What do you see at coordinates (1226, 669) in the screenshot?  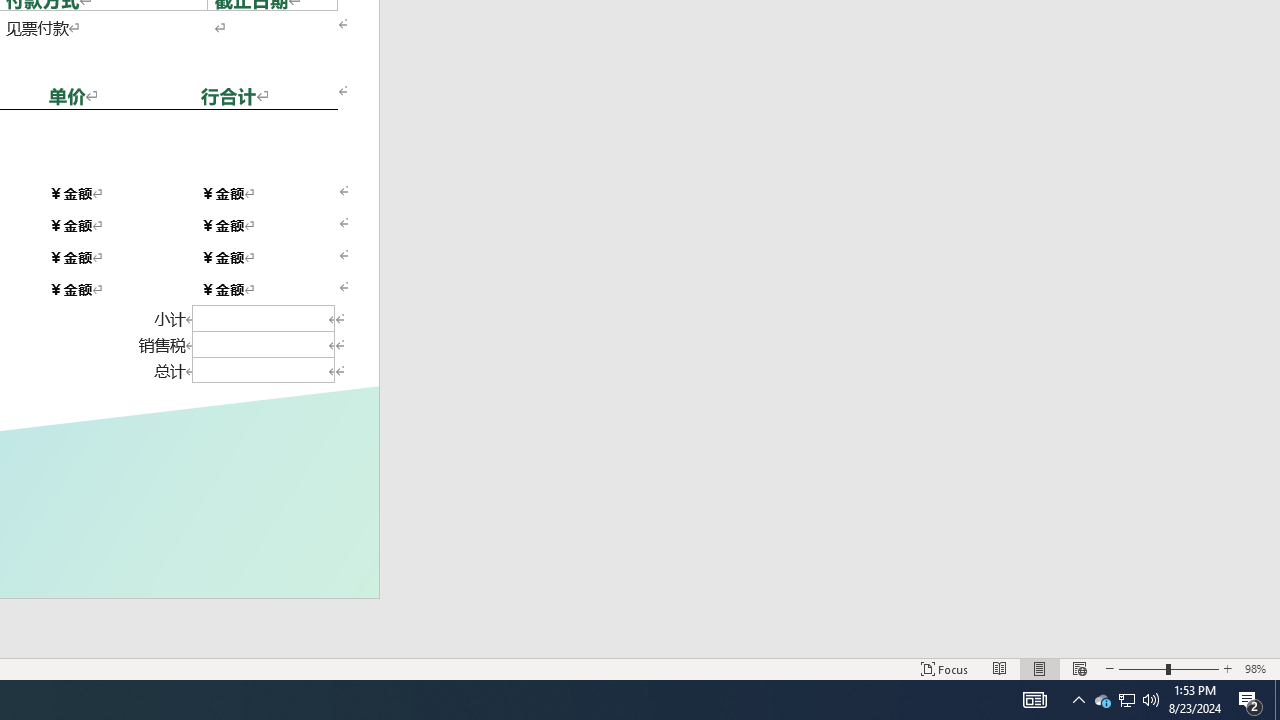 I see `'Zoom In'` at bounding box center [1226, 669].